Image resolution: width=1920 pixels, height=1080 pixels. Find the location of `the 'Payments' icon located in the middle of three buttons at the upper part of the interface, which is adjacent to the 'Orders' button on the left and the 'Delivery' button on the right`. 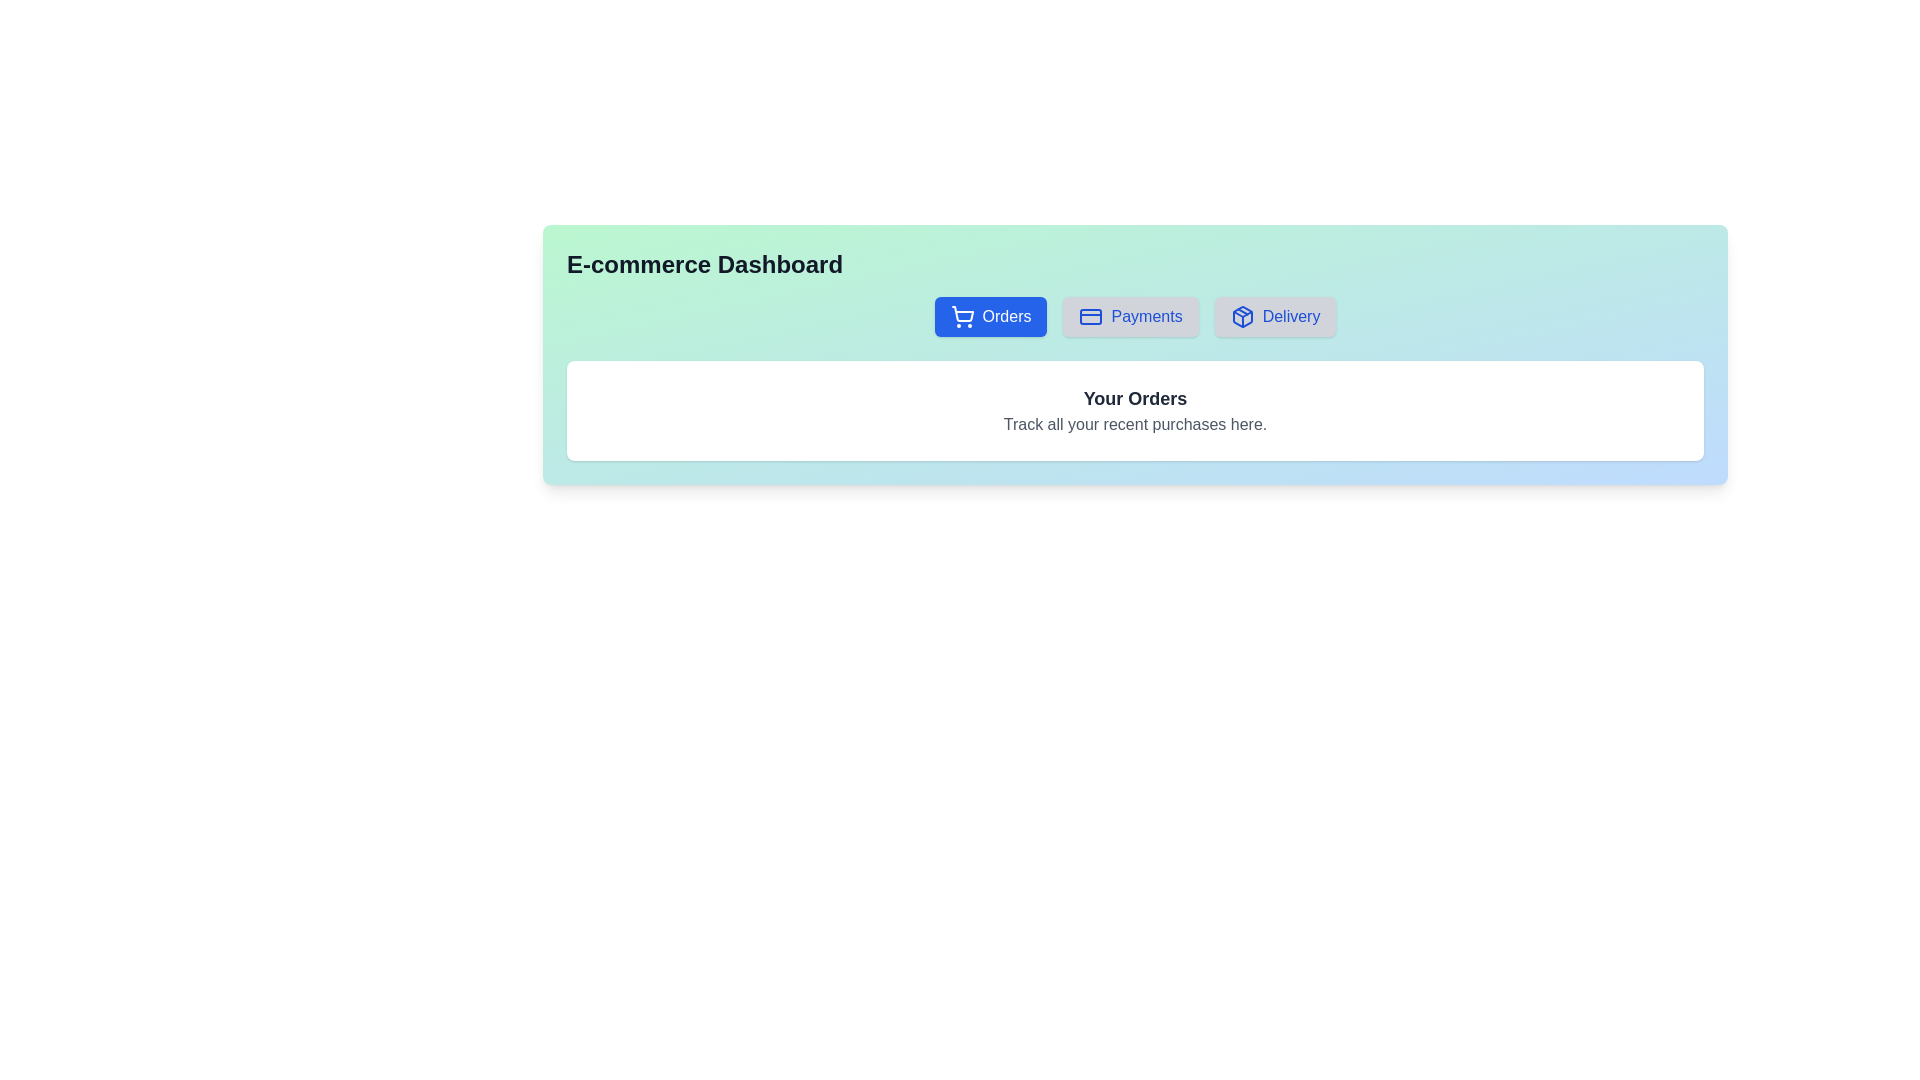

the 'Payments' icon located in the middle of three buttons at the upper part of the interface, which is adjacent to the 'Orders' button on the left and the 'Delivery' button on the right is located at coordinates (1090, 315).